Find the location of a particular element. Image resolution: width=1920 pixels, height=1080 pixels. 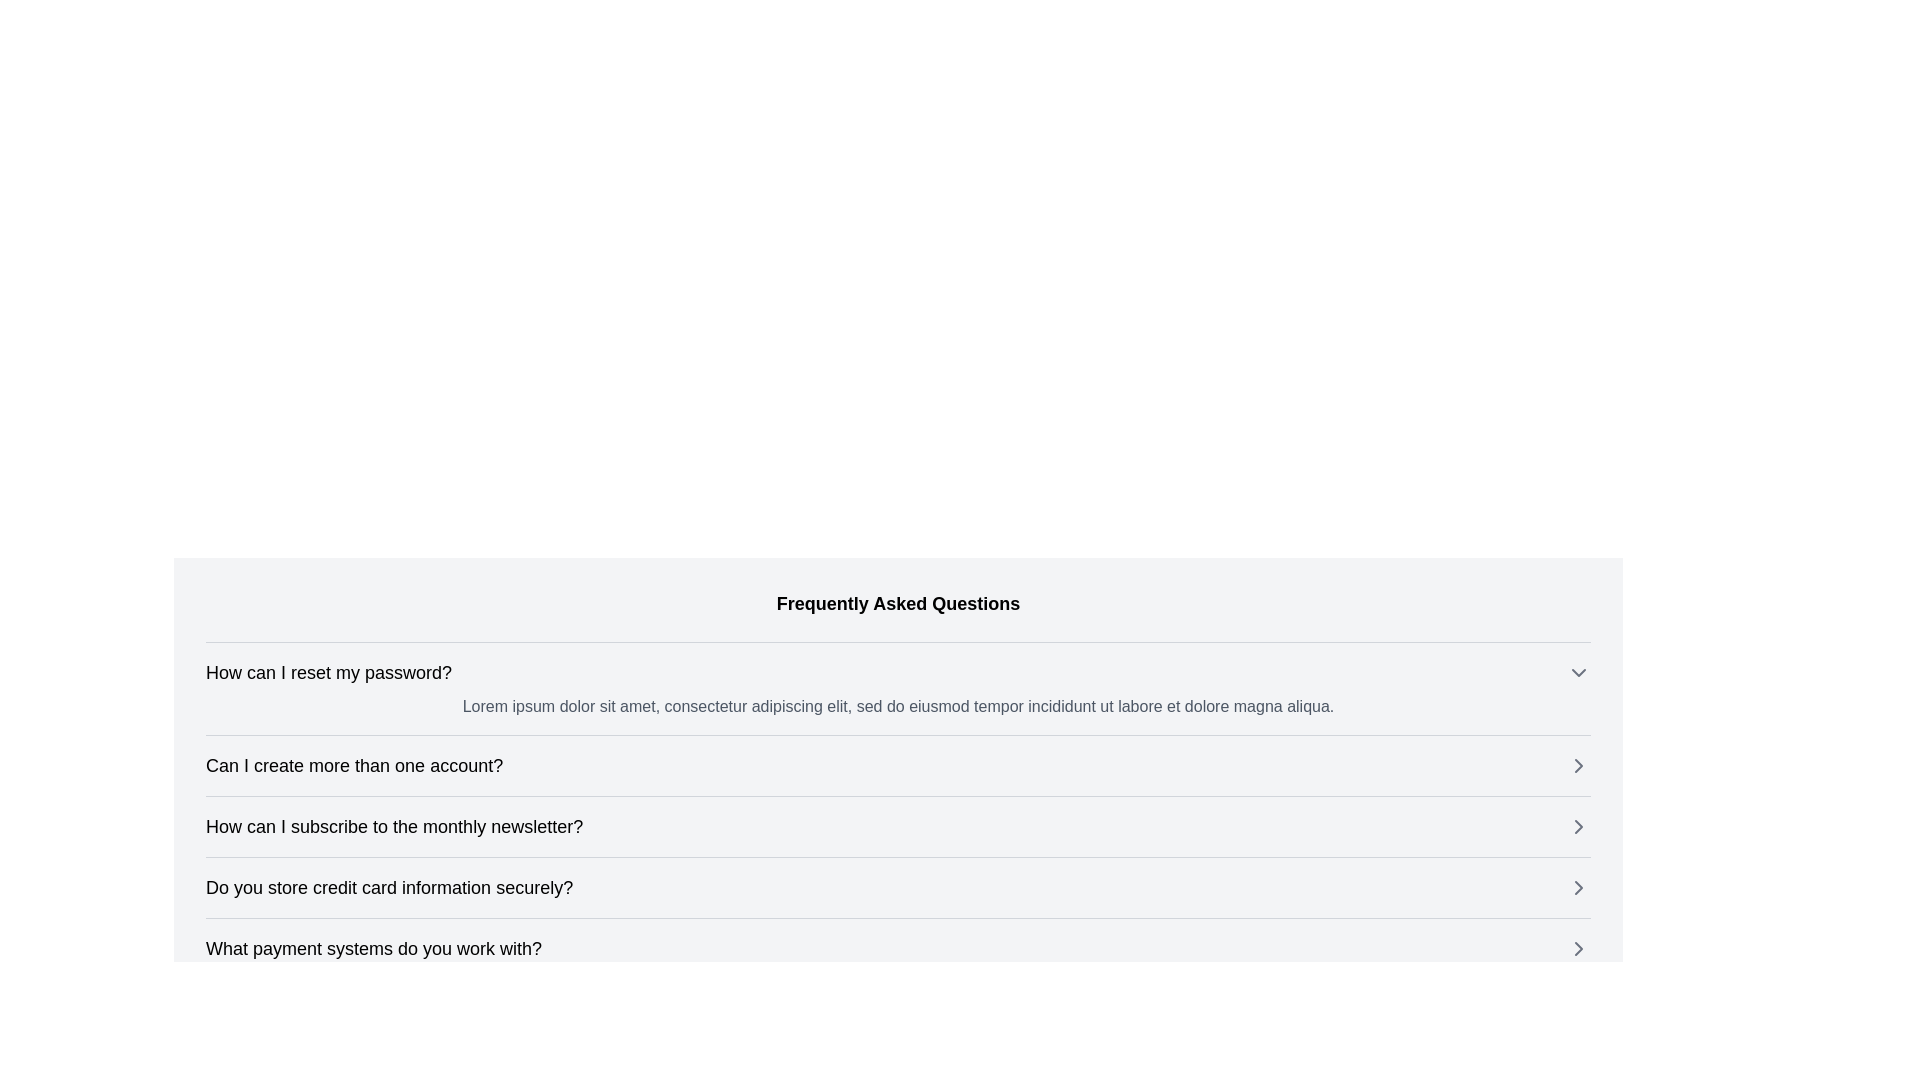

the text label that states 'How can I subscribe to the monthly newsletter?' which is prominently displayed in bold and aligned to the left in the third row of frequently asked questions is located at coordinates (394, 826).